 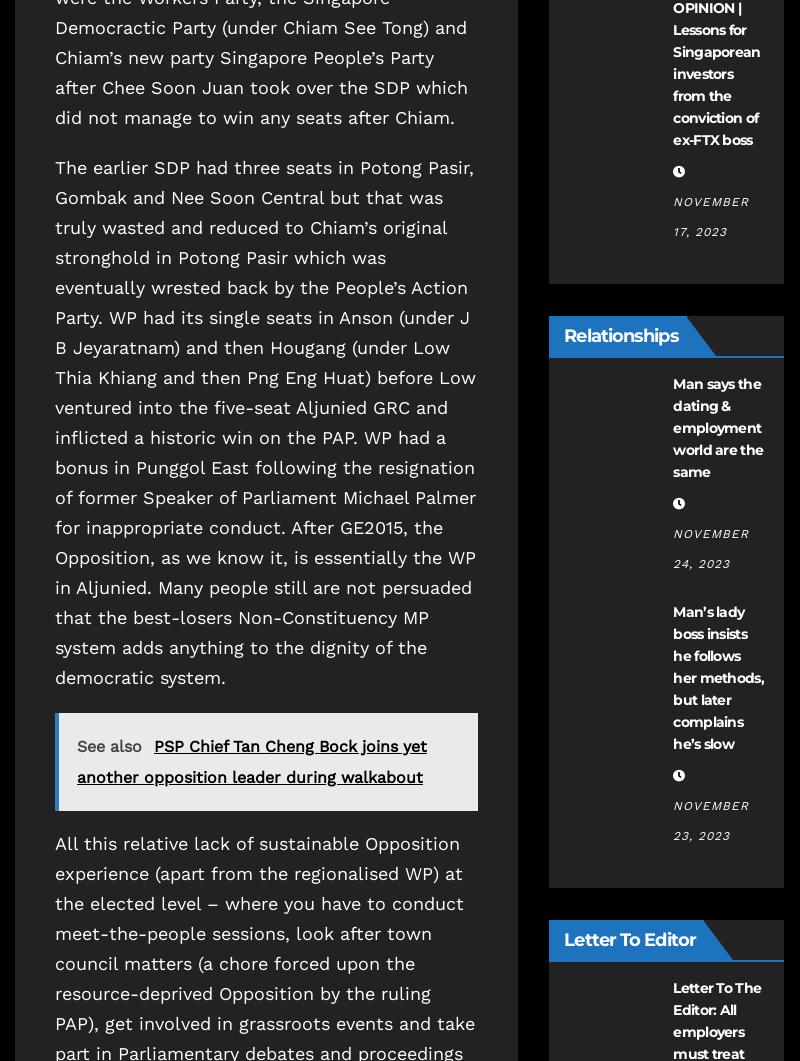 I want to click on 'The earlier SDP had three seats in Potong Pasir, Gombak and Nee Soon Central but that was truly wasted and reduced to Chiam’s original stronghold in Potong Pasir which was eventually wrested back by the People’s Action Party. WP had its single seats in Anson (under J B Jeyaratnam) and then Hougang (under Low Thia Khiang and then Png Eng Huat) before Low ventured into the five-seat Aljunied GRC and inflicted a historic win on the PAP. WP had a bonus in Punggol East following the resignation of former Speaker of Parliament Michael Palmer for inappropriate conduct. After GE2015, the Opposition, as we know it, is essentially the WP in Aljunied. Many people still are not persuaded that the best-losers Non-Constituency MP system adds anything to the dignity of the democratic system.', so click(x=264, y=421).